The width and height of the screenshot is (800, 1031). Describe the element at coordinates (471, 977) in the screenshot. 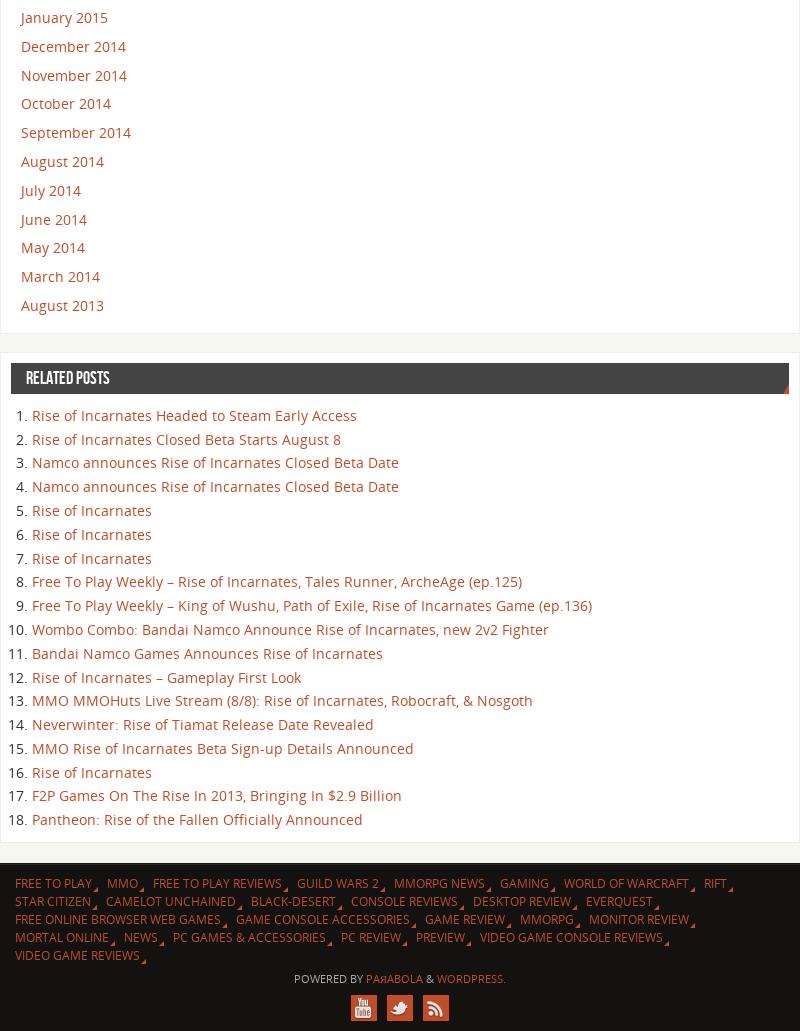

I see `'WordPress.'` at that location.